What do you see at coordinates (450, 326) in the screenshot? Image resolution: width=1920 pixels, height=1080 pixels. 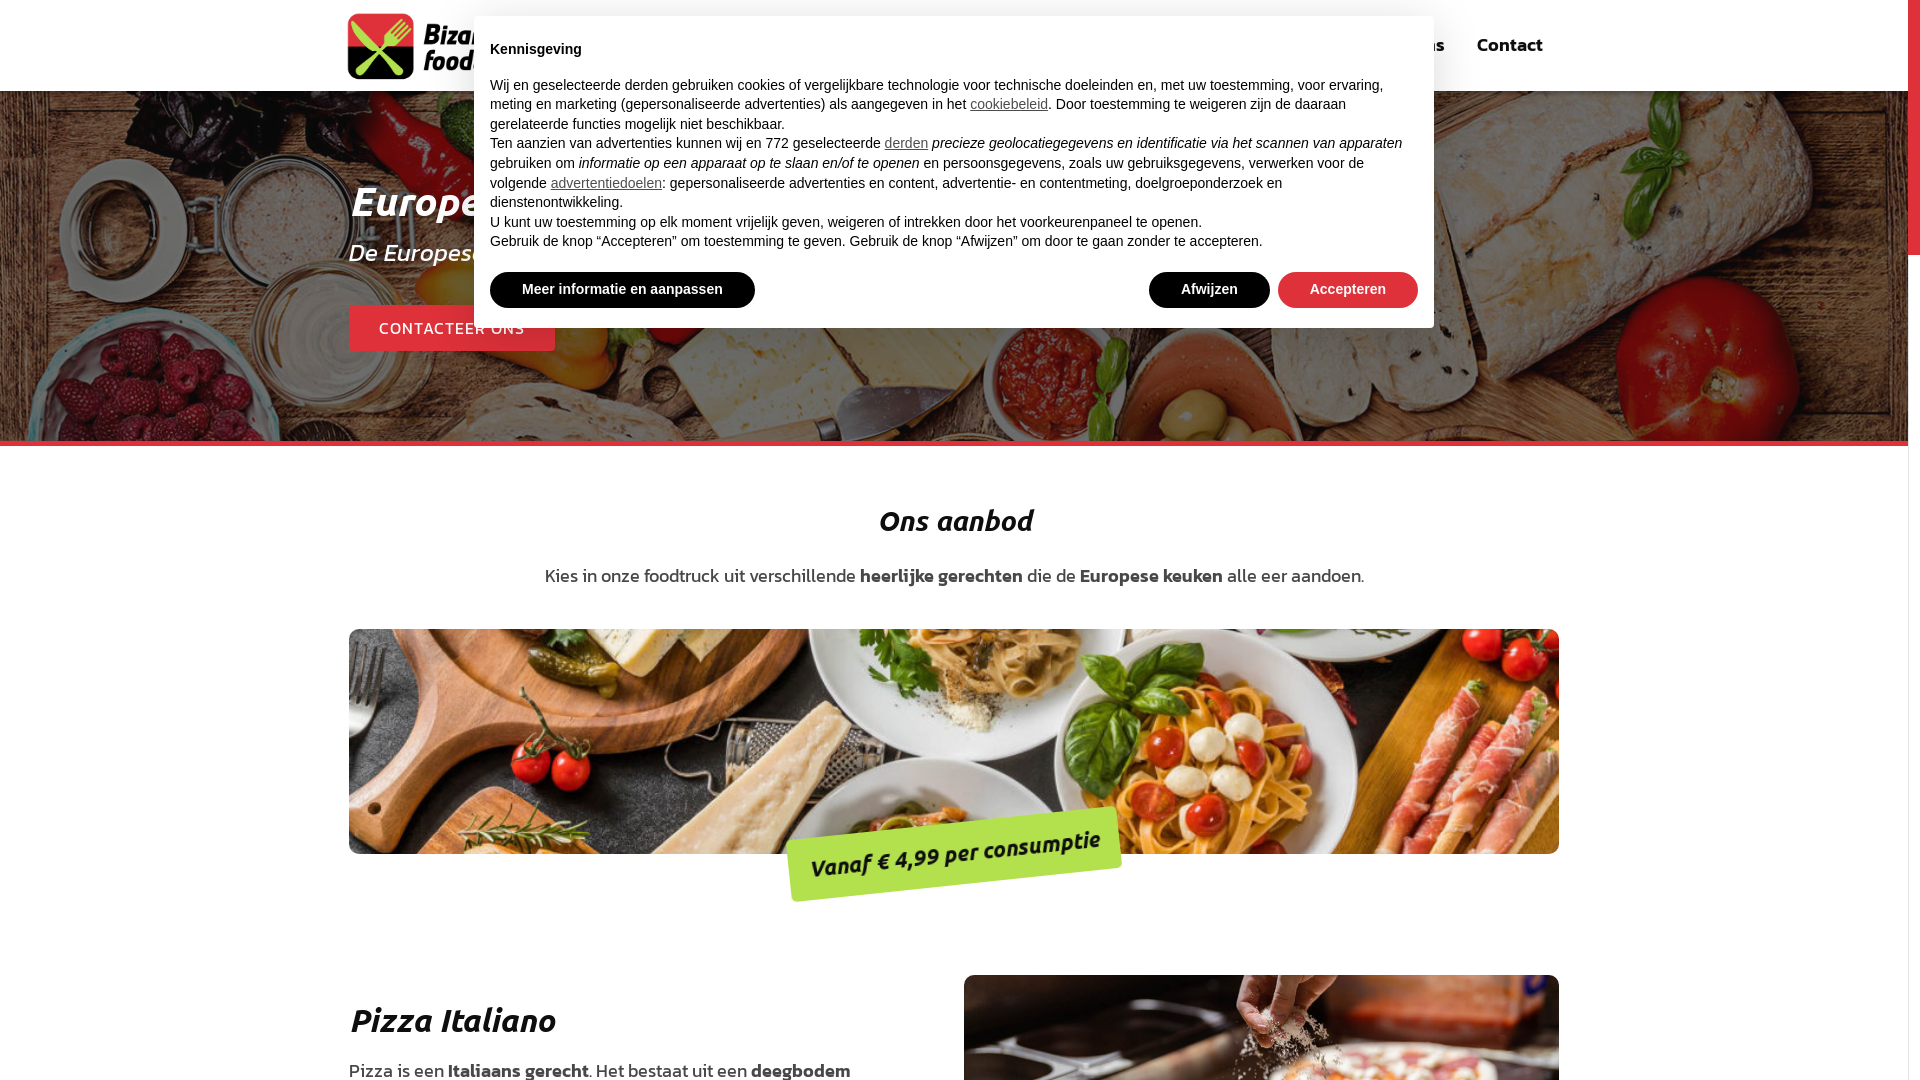 I see `'CONTACTEER ONS'` at bounding box center [450, 326].